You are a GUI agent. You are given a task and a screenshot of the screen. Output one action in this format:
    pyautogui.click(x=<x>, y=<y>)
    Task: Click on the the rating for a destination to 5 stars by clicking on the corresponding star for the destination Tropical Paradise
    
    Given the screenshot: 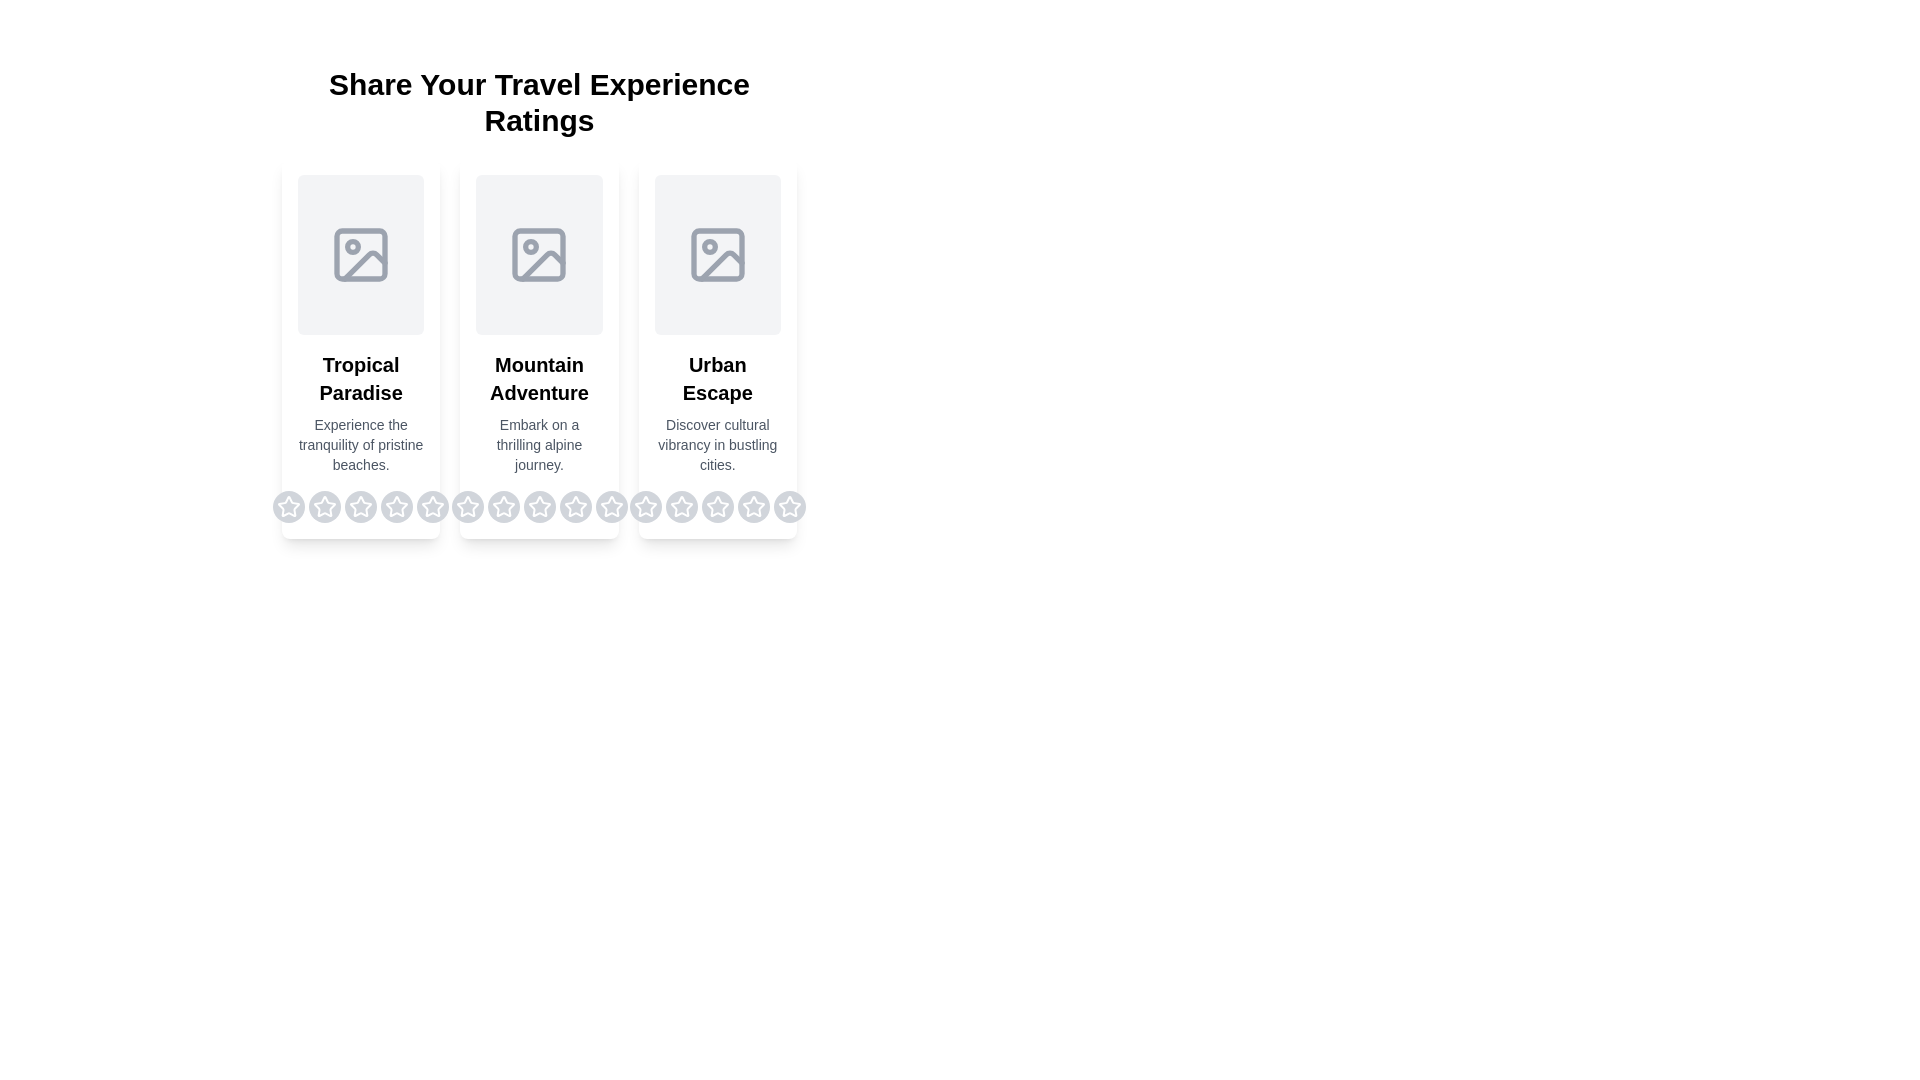 What is the action you would take?
    pyautogui.click(x=432, y=505)
    